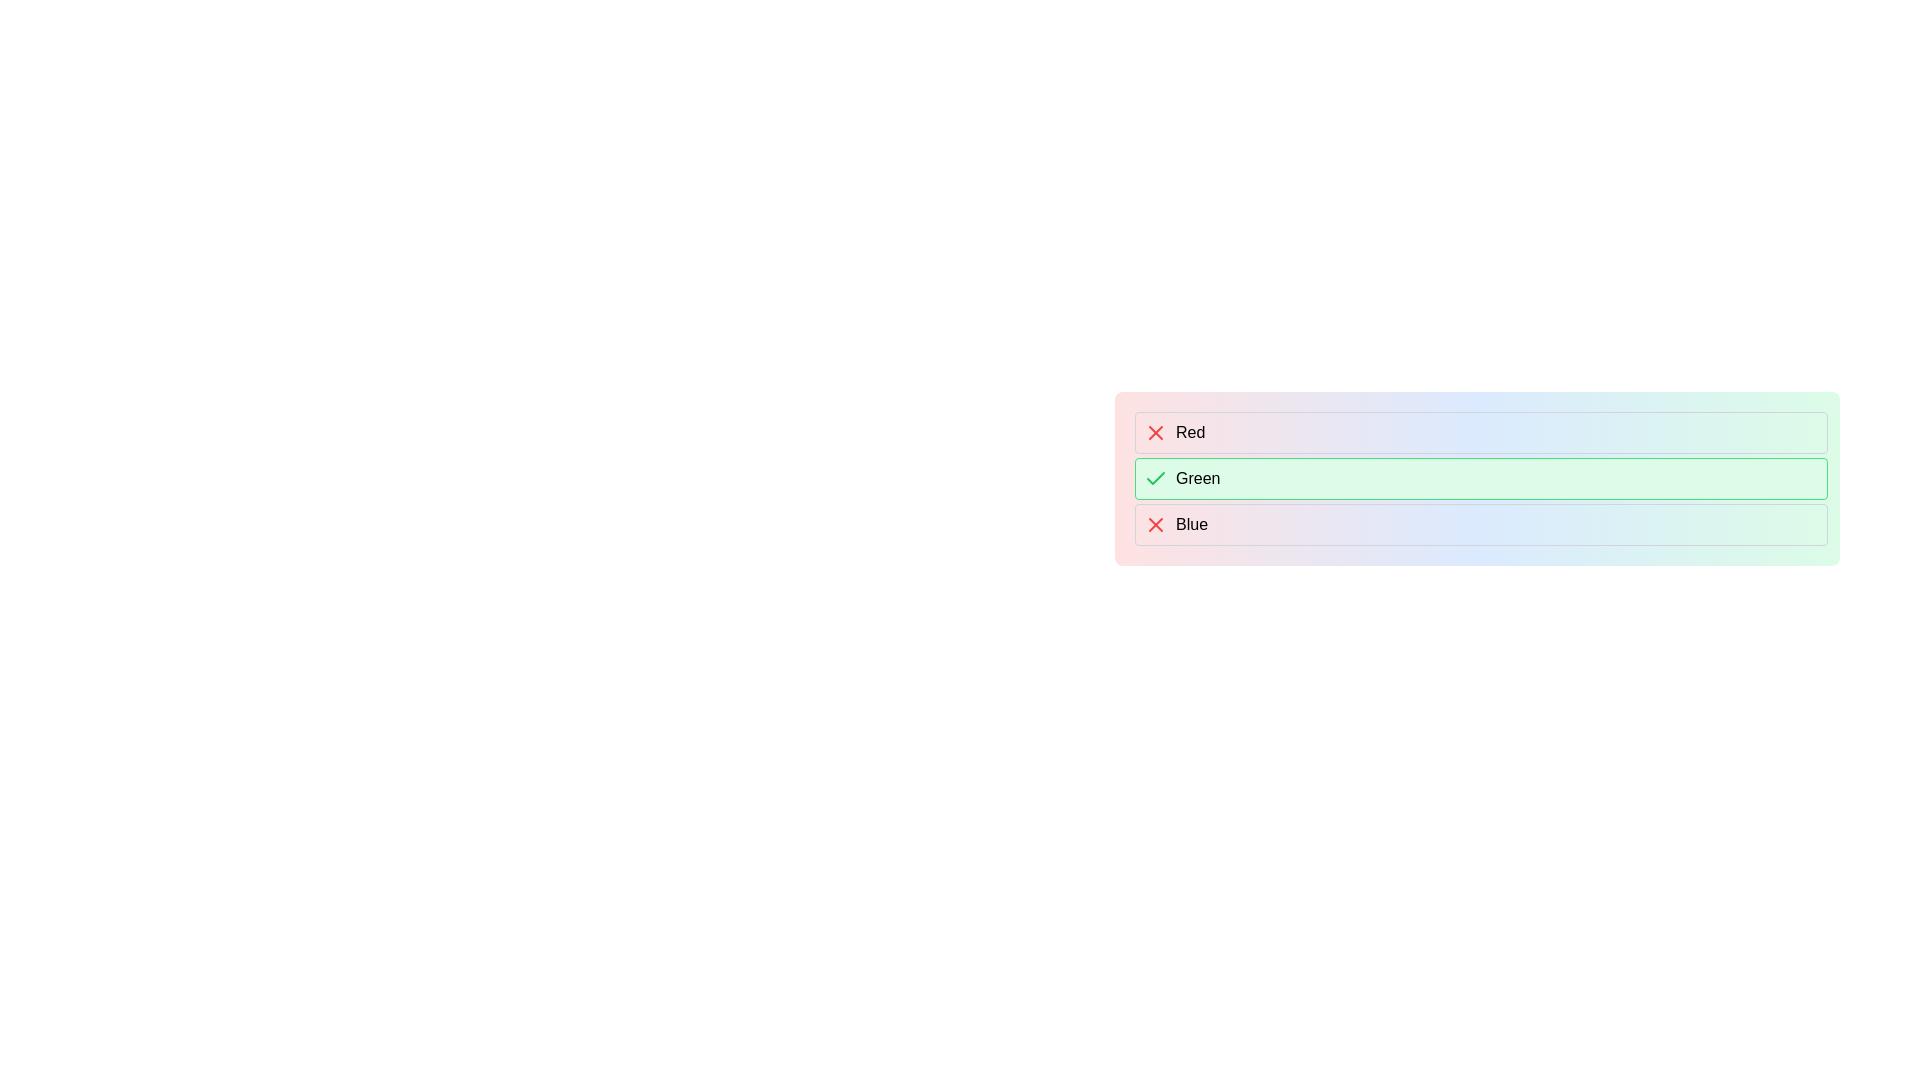 This screenshot has width=1920, height=1080. I want to click on the 'Green' button, so click(1481, 478).